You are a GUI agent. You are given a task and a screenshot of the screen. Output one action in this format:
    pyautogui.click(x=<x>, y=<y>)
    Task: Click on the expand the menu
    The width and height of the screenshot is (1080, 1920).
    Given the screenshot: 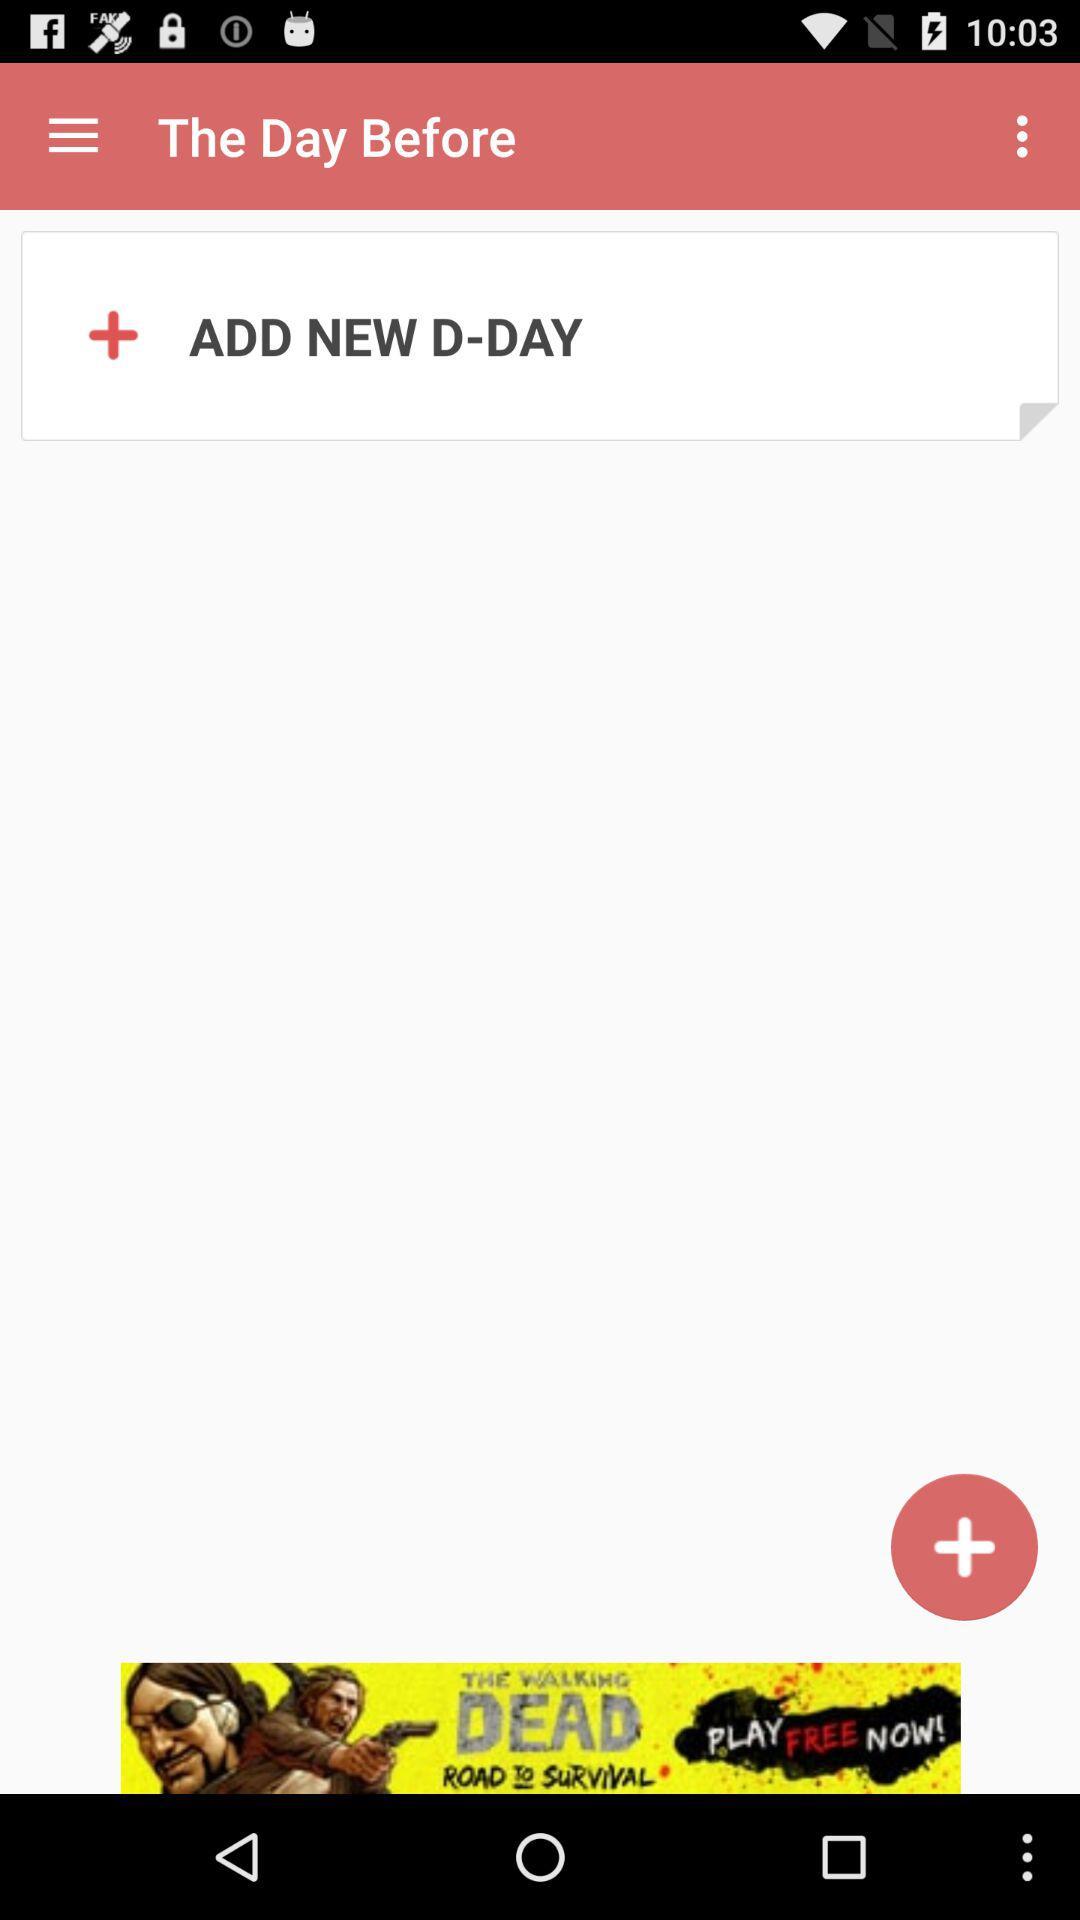 What is the action you would take?
    pyautogui.click(x=72, y=135)
    